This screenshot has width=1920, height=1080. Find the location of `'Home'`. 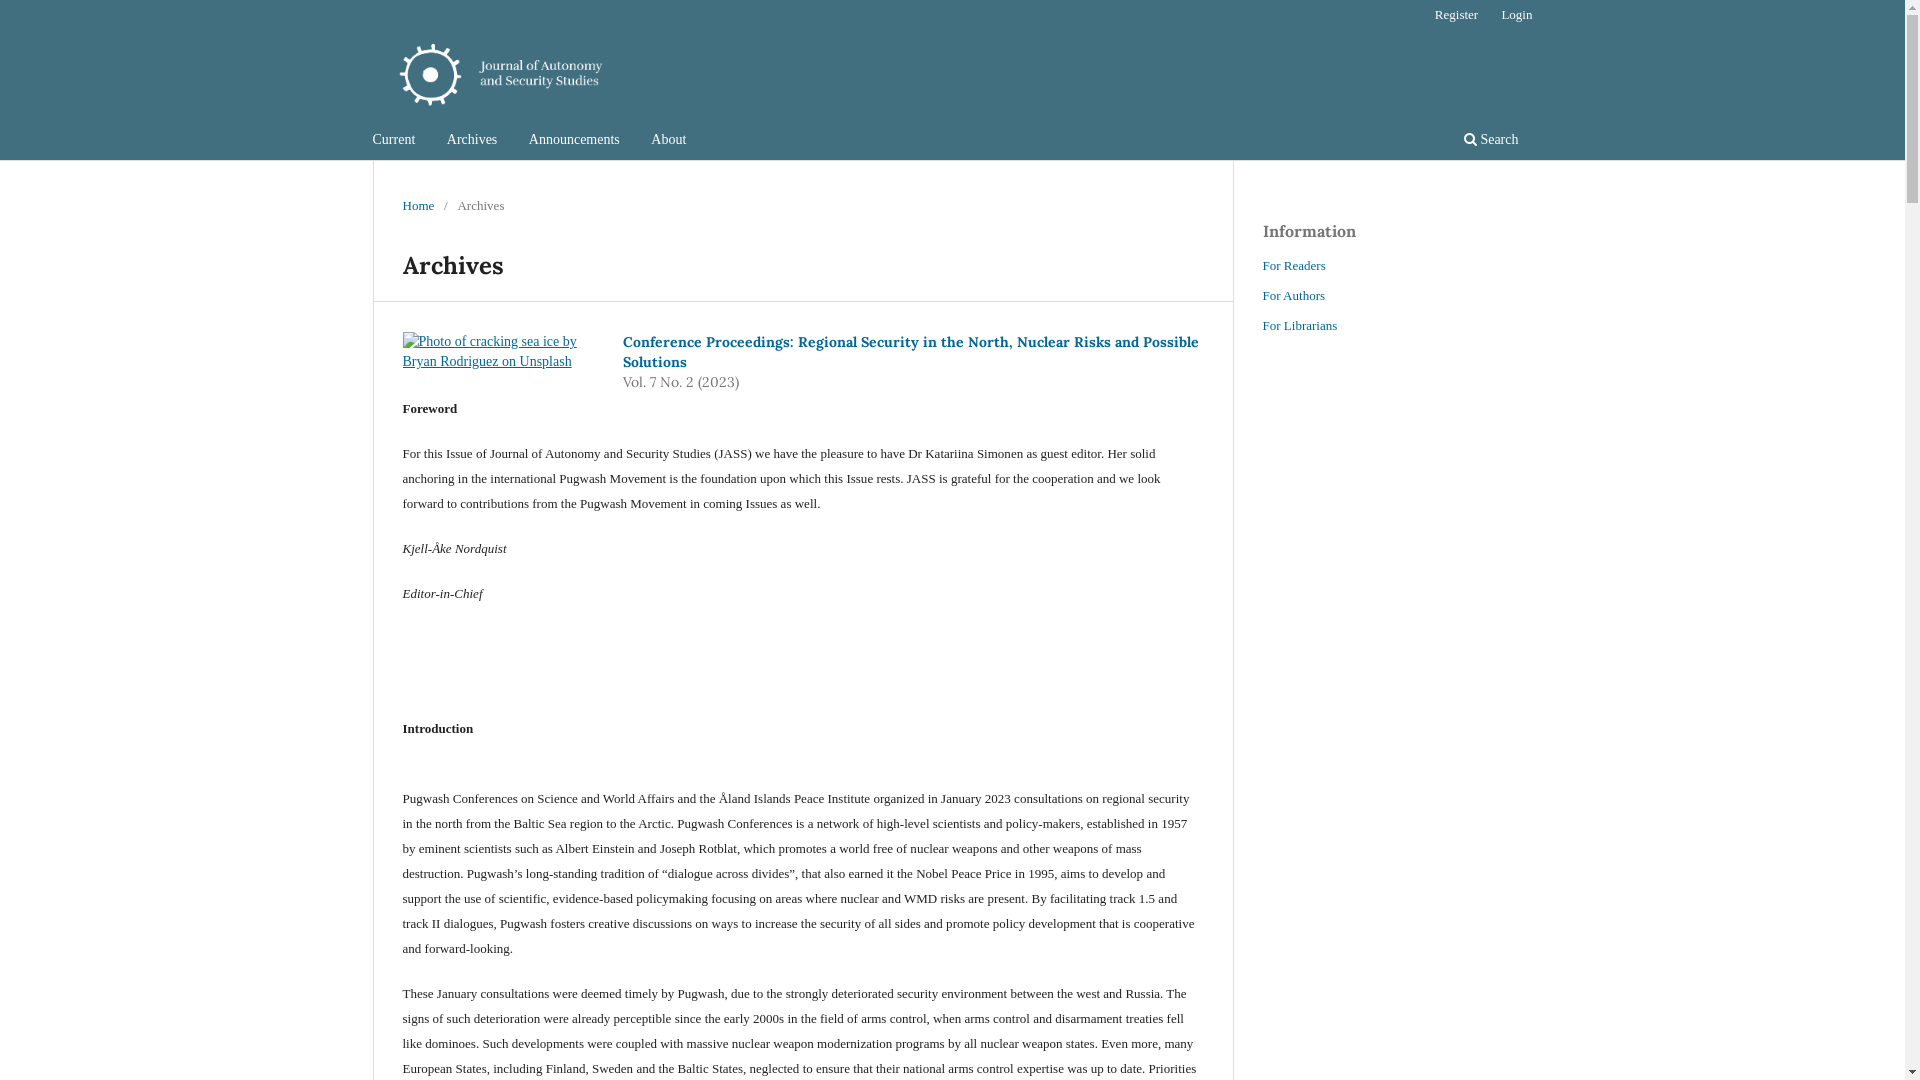

'Home' is located at coordinates (416, 205).